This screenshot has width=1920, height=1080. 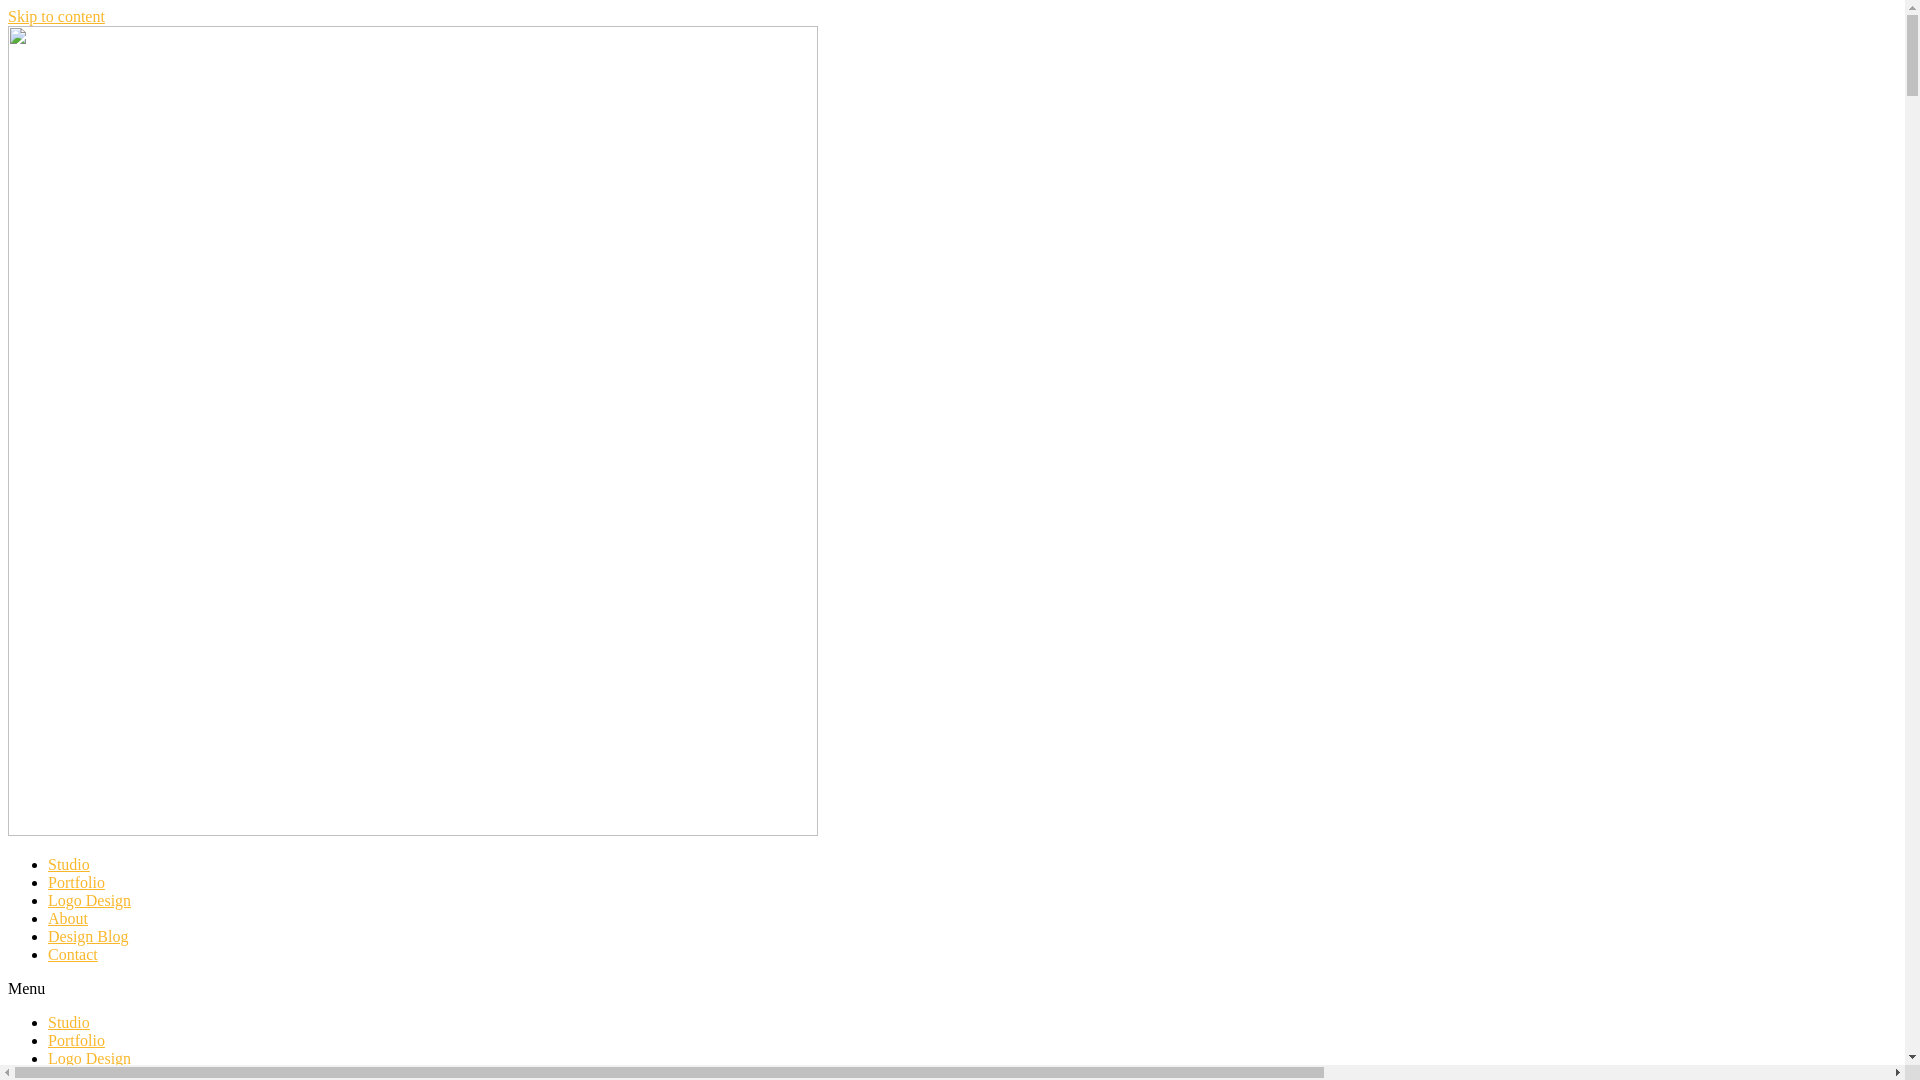 I want to click on 'Portfolio', so click(x=76, y=881).